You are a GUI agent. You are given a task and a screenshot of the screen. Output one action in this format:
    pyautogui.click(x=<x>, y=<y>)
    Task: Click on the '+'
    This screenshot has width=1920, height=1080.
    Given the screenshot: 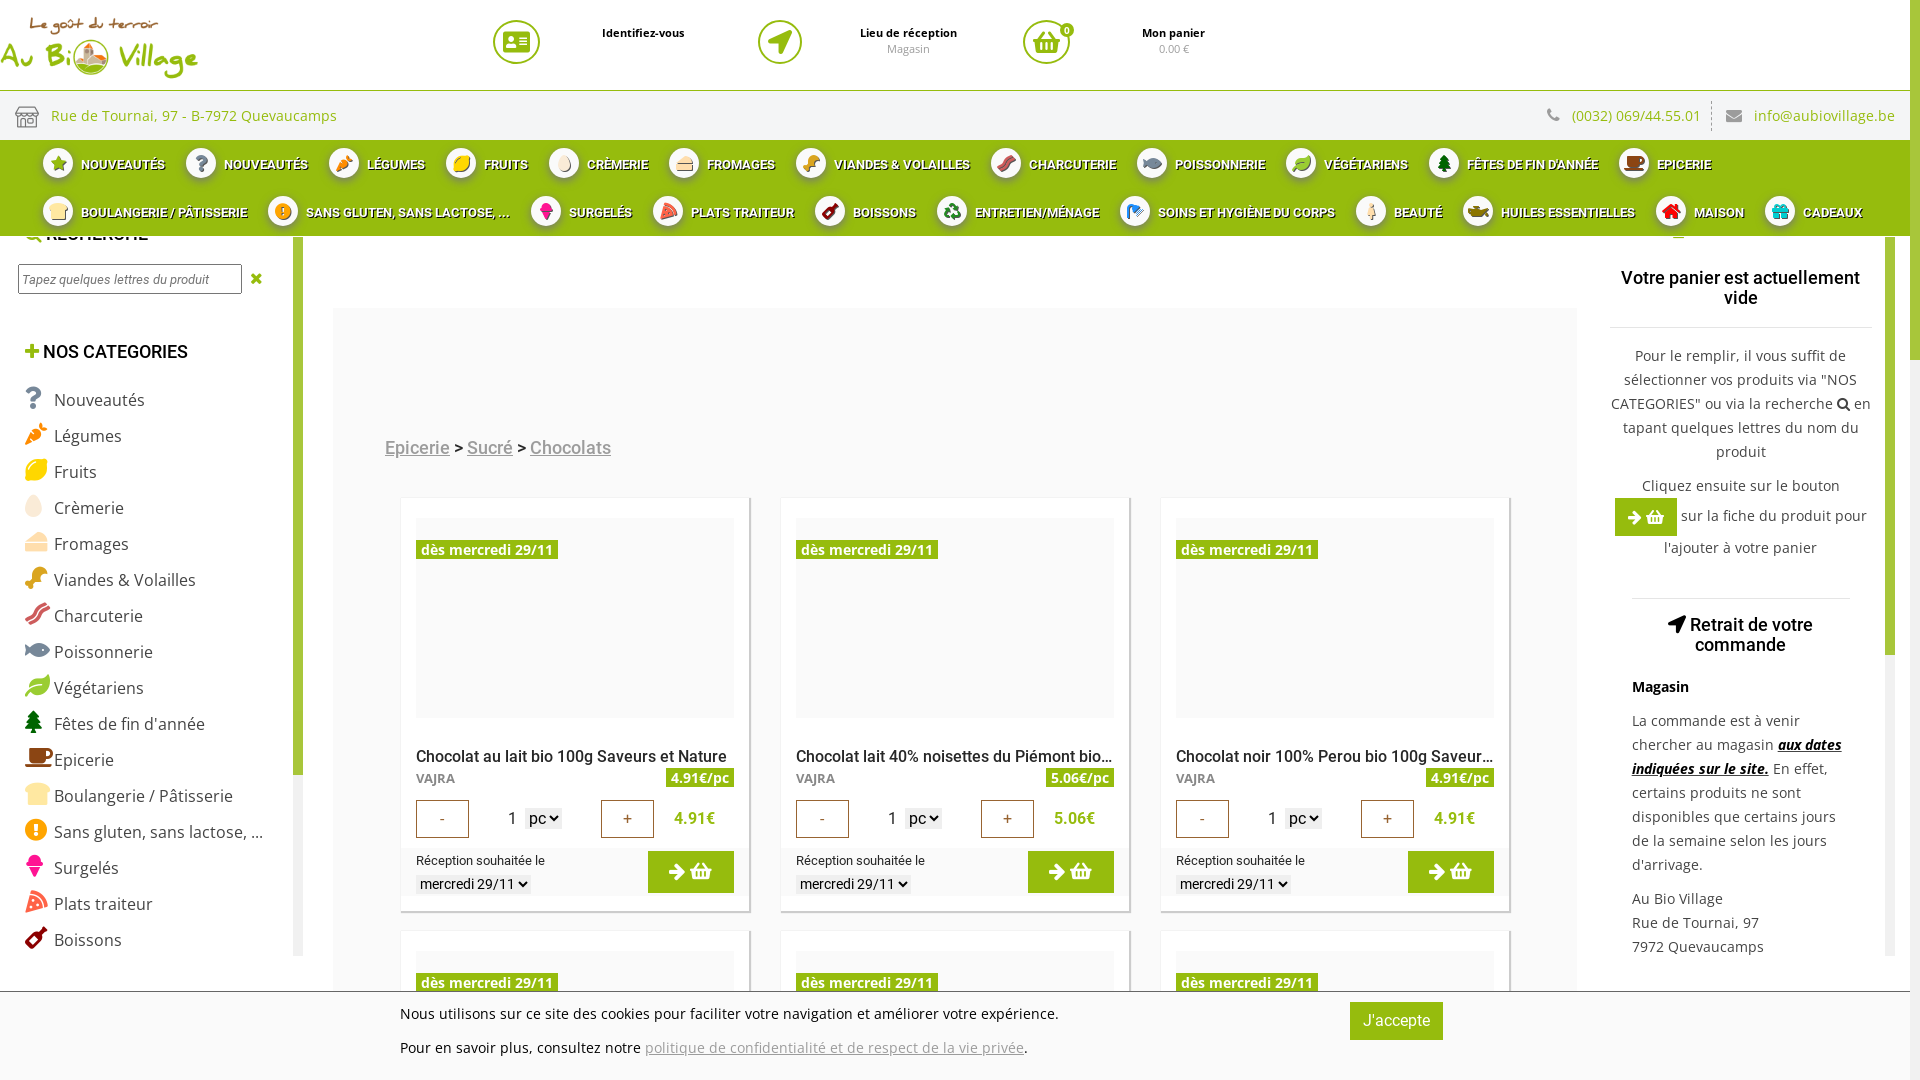 What is the action you would take?
    pyautogui.click(x=1386, y=818)
    